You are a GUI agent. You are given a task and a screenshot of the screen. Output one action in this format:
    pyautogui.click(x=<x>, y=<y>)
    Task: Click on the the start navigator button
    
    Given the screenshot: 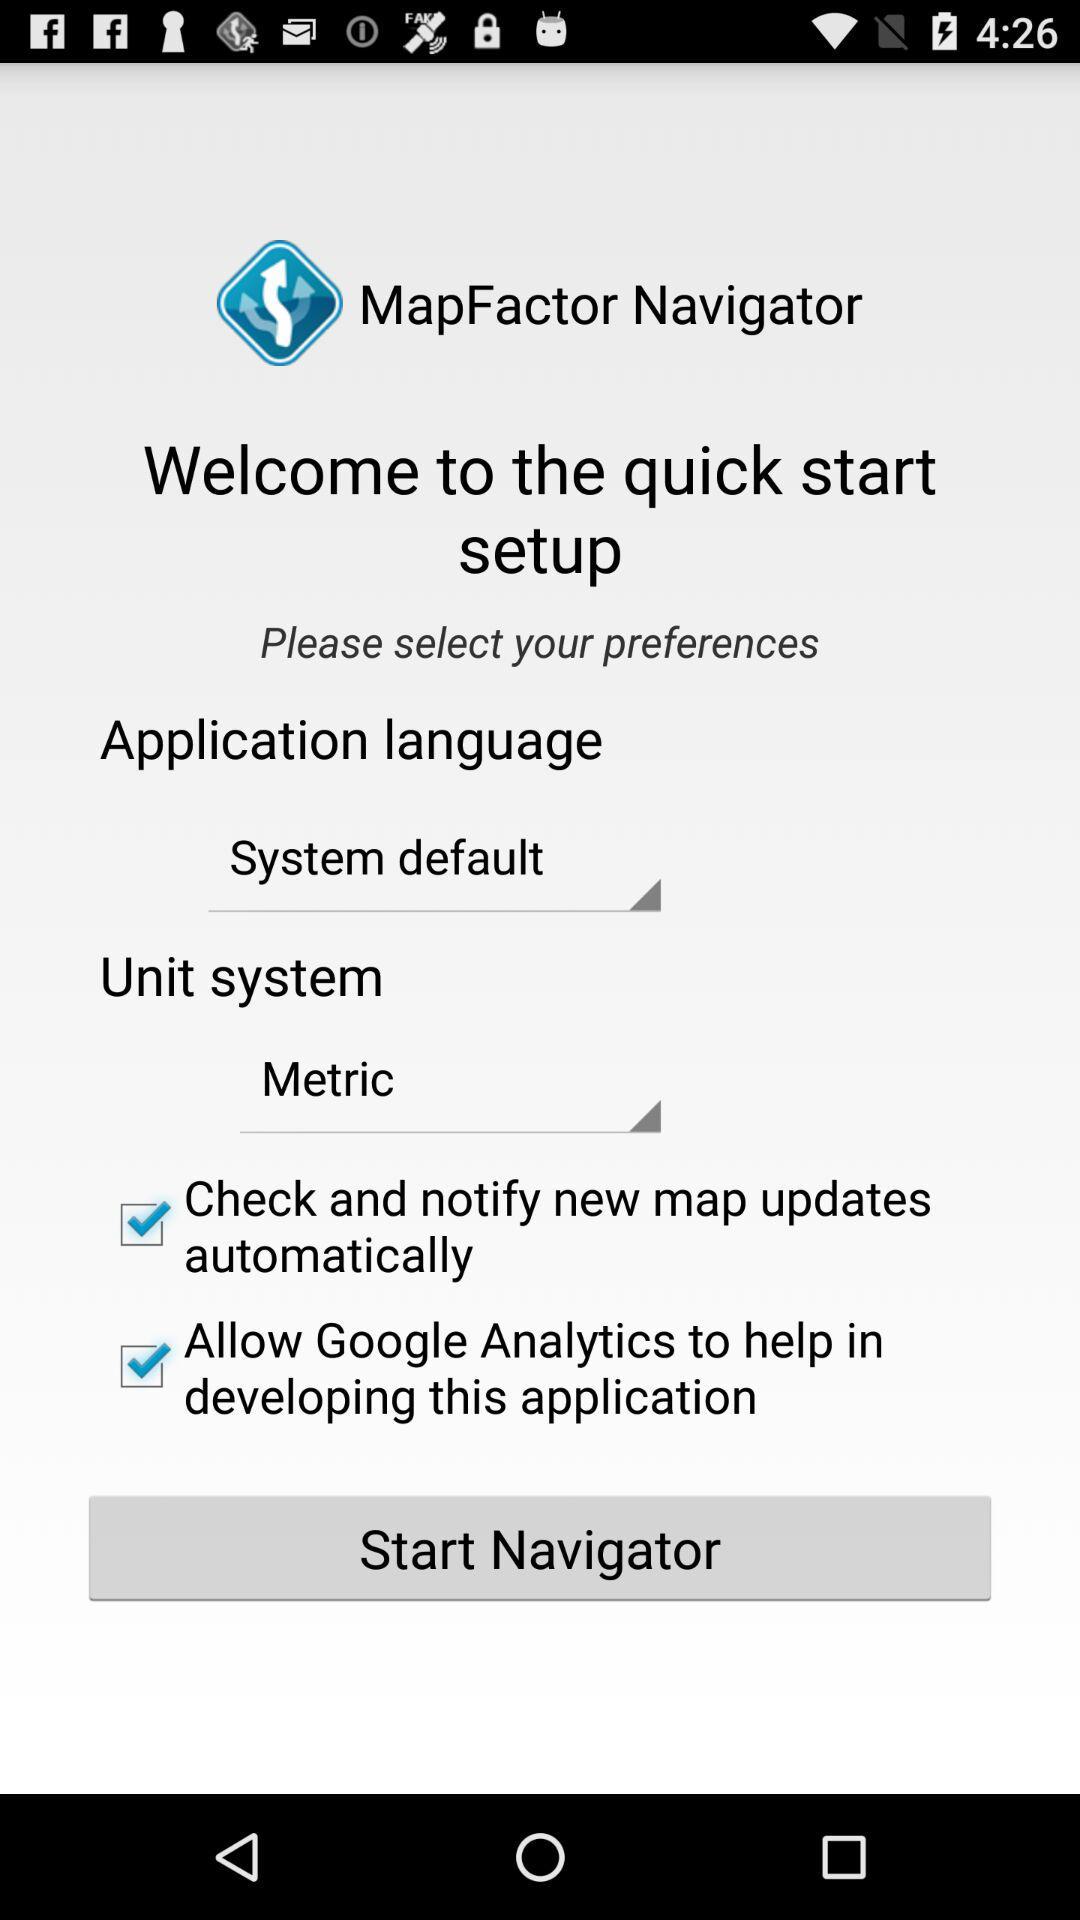 What is the action you would take?
    pyautogui.click(x=540, y=1547)
    